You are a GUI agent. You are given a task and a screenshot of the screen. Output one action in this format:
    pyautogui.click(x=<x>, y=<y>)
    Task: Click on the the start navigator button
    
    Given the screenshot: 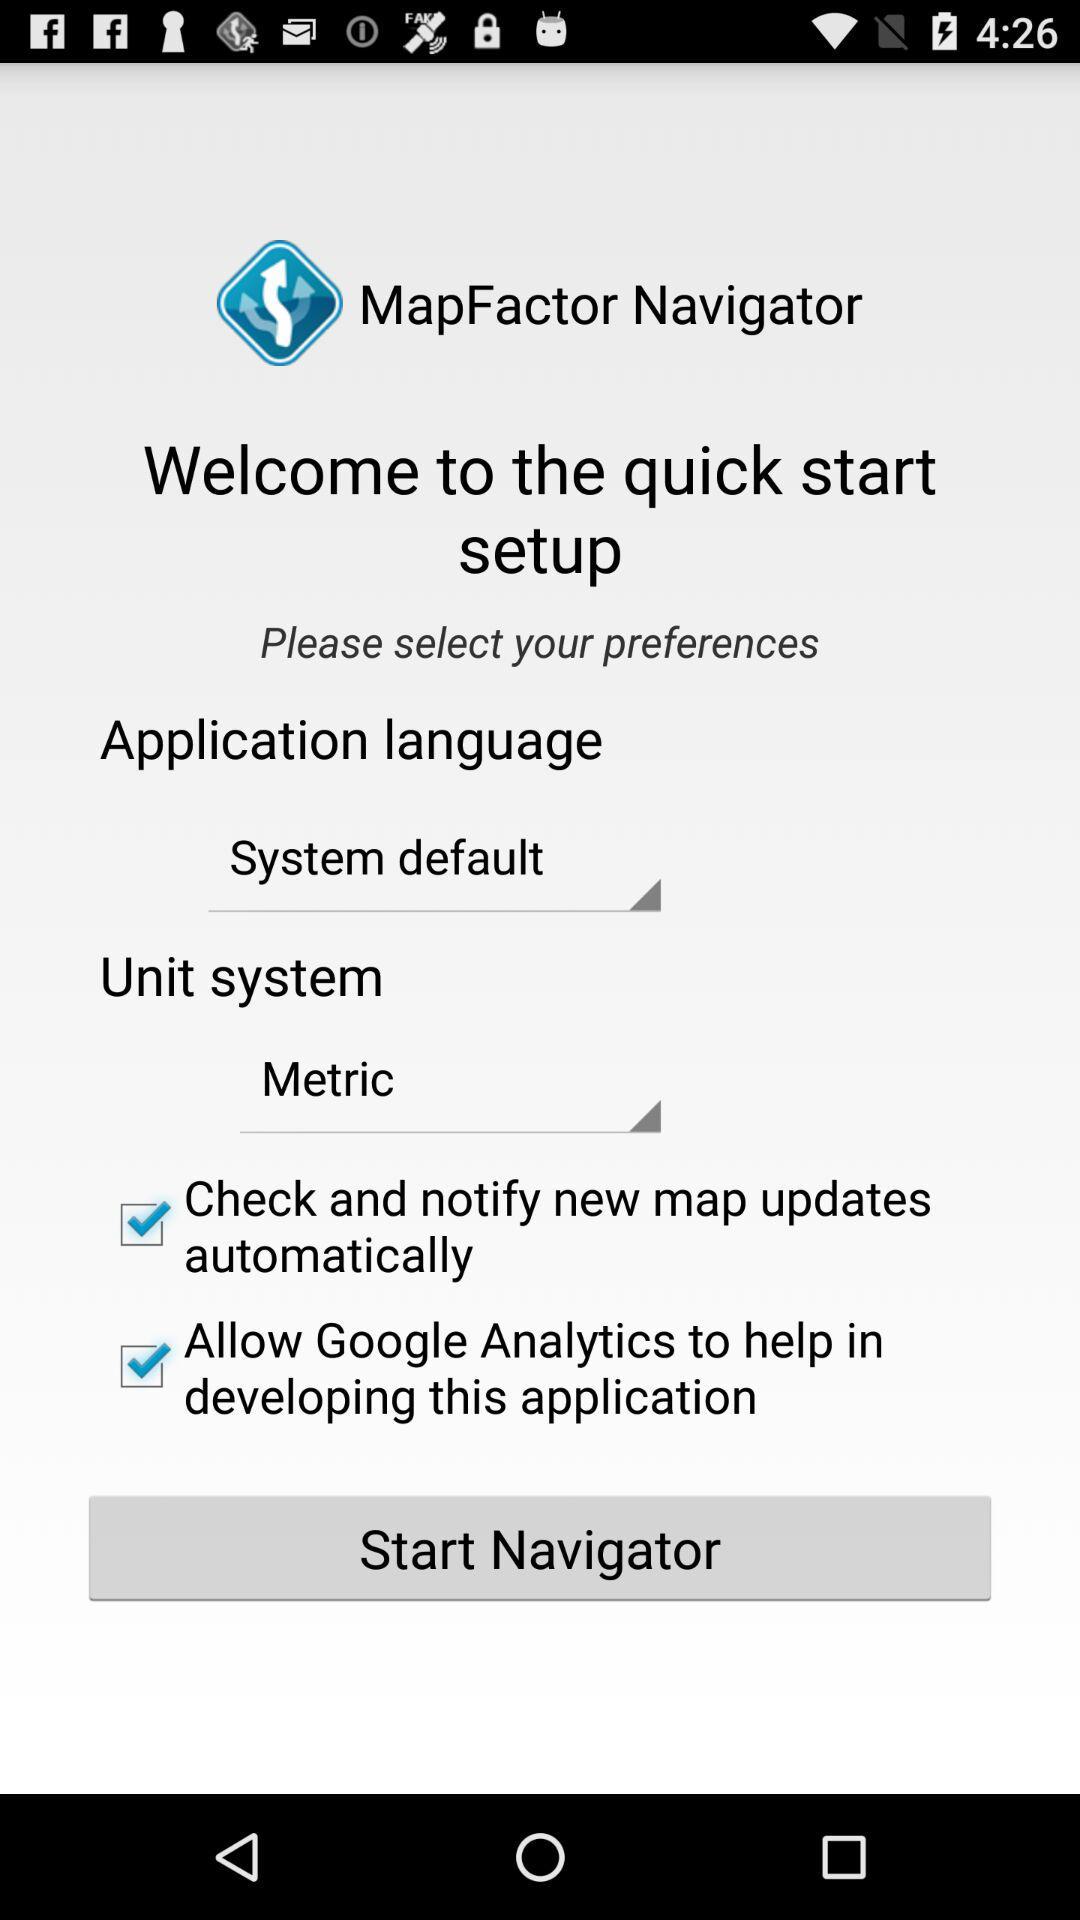 What is the action you would take?
    pyautogui.click(x=540, y=1547)
    